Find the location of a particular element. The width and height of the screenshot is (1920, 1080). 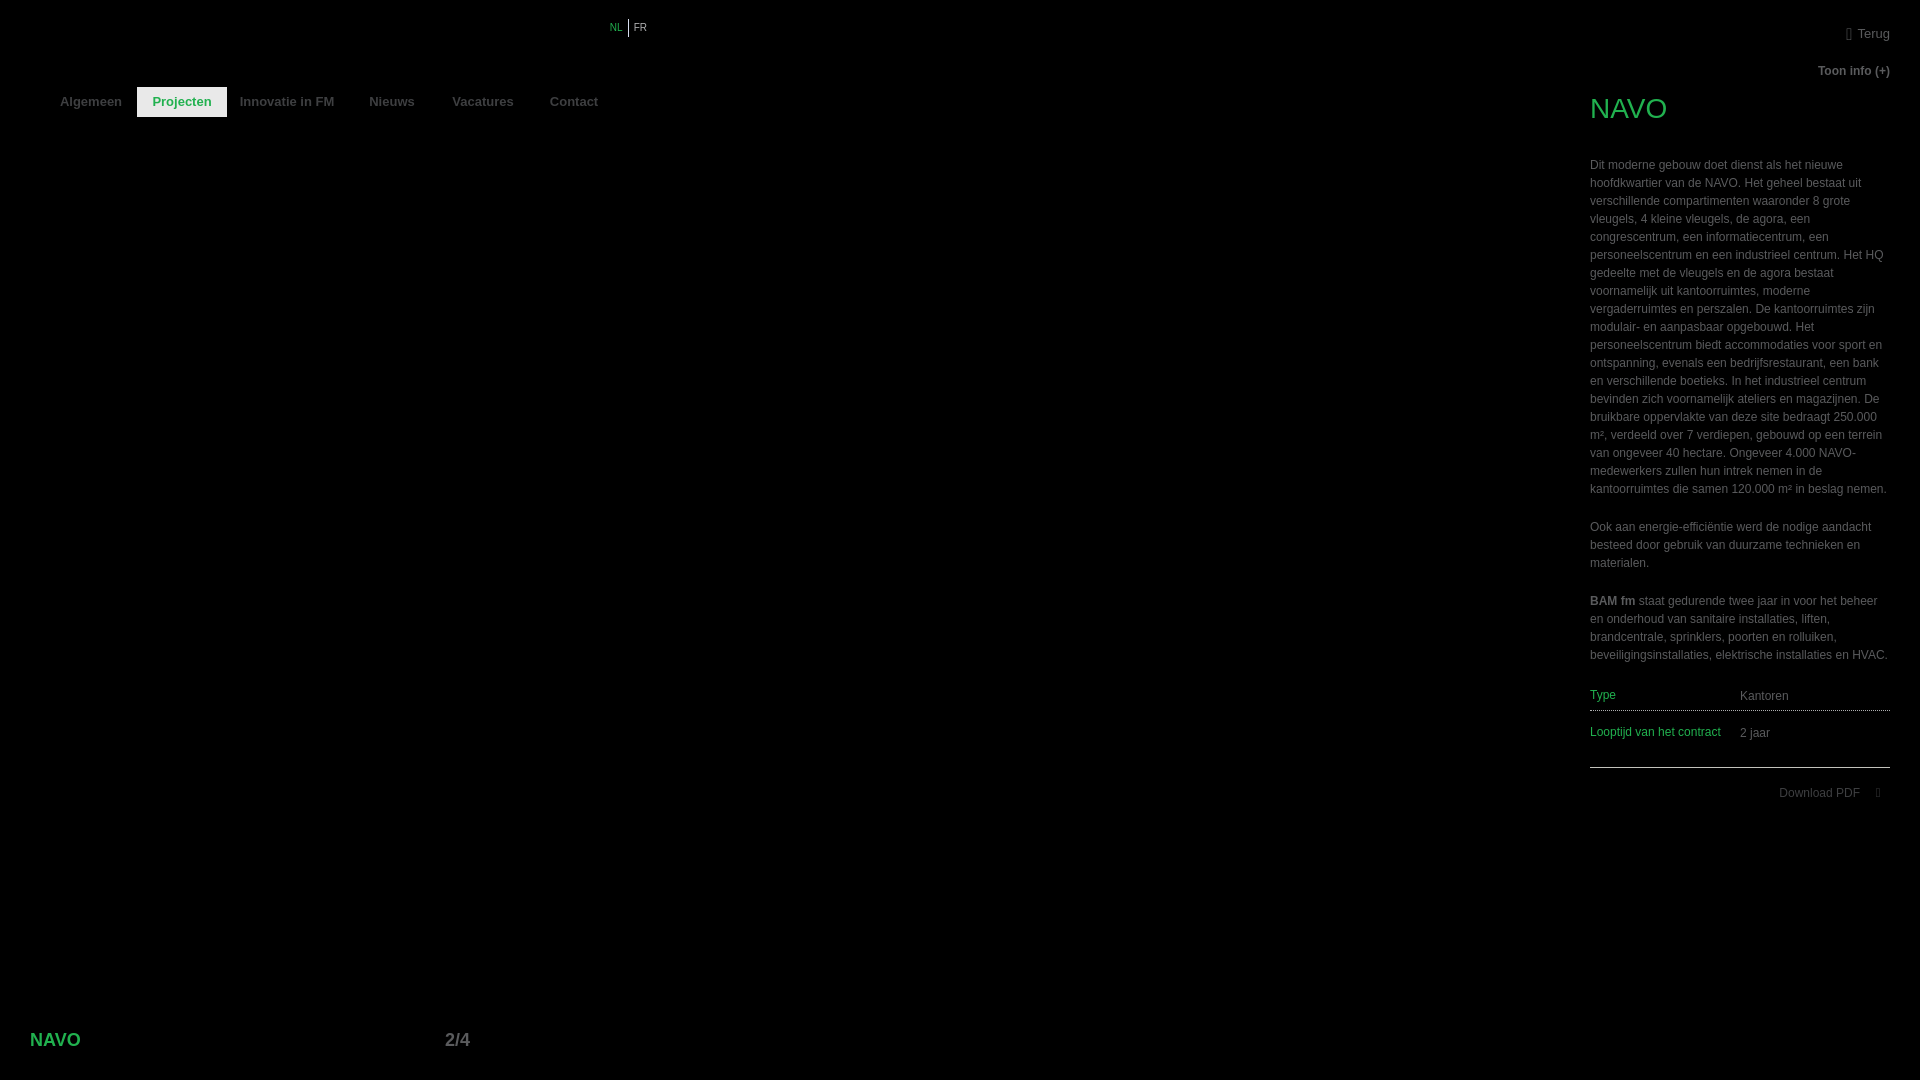

'Download PDF' is located at coordinates (1834, 792).